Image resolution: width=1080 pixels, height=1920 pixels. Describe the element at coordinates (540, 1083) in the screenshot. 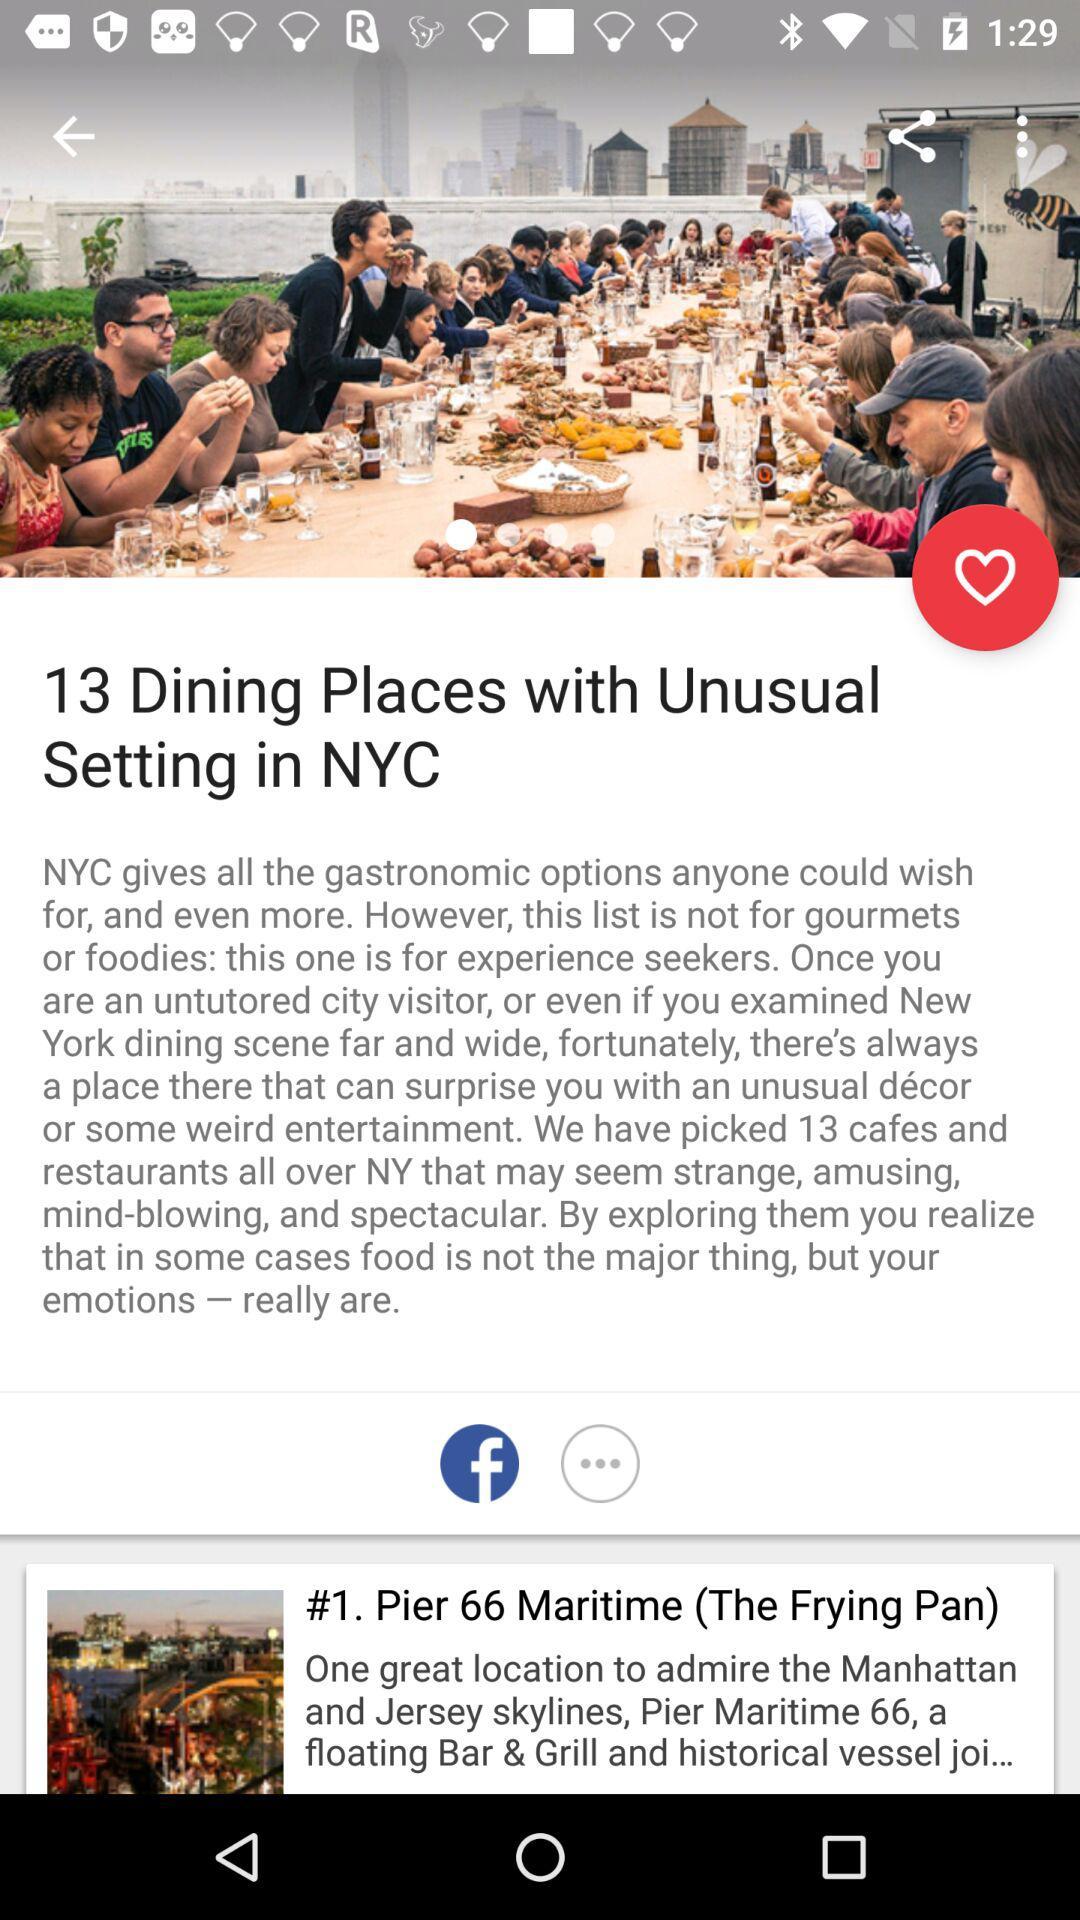

I see `the nyc gives all item` at that location.